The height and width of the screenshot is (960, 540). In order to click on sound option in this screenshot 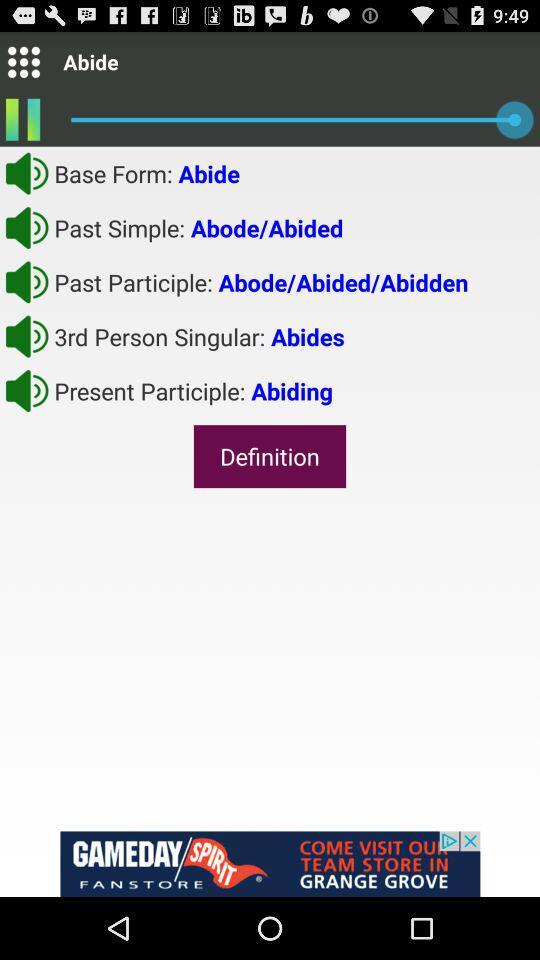, I will do `click(26, 281)`.